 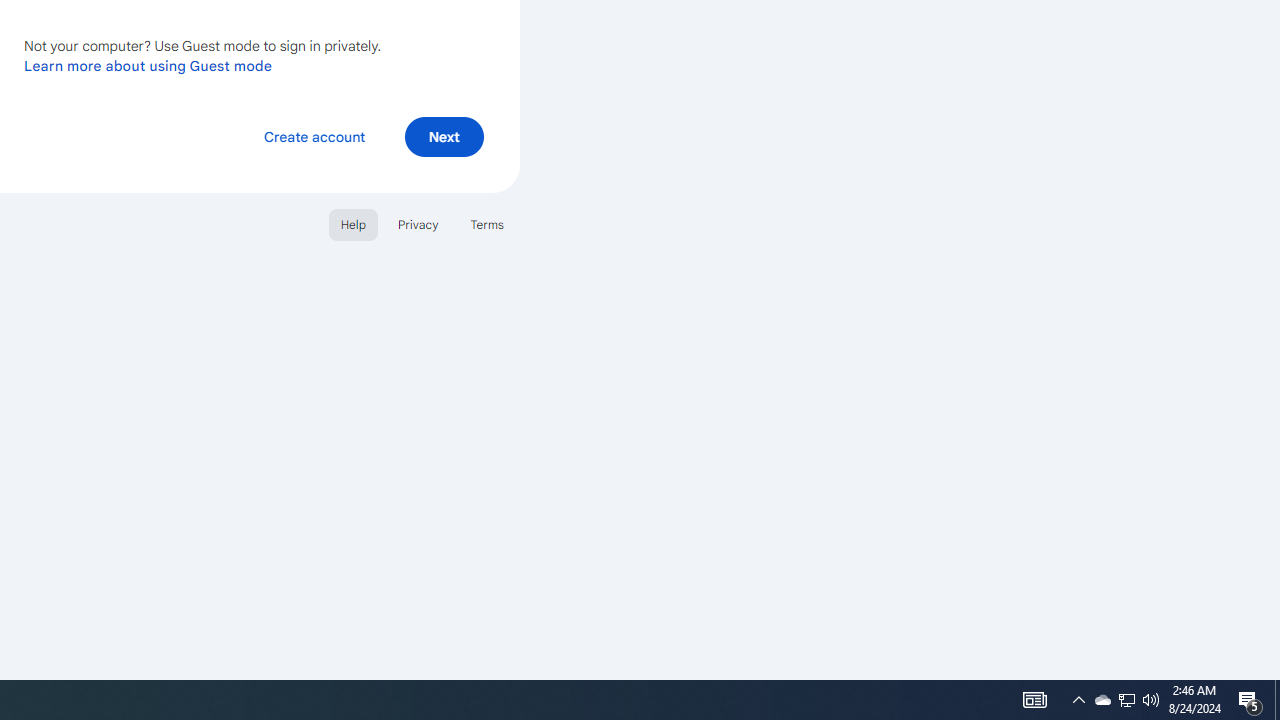 What do you see at coordinates (147, 64) in the screenshot?
I see `'Learn more about using Guest mode'` at bounding box center [147, 64].